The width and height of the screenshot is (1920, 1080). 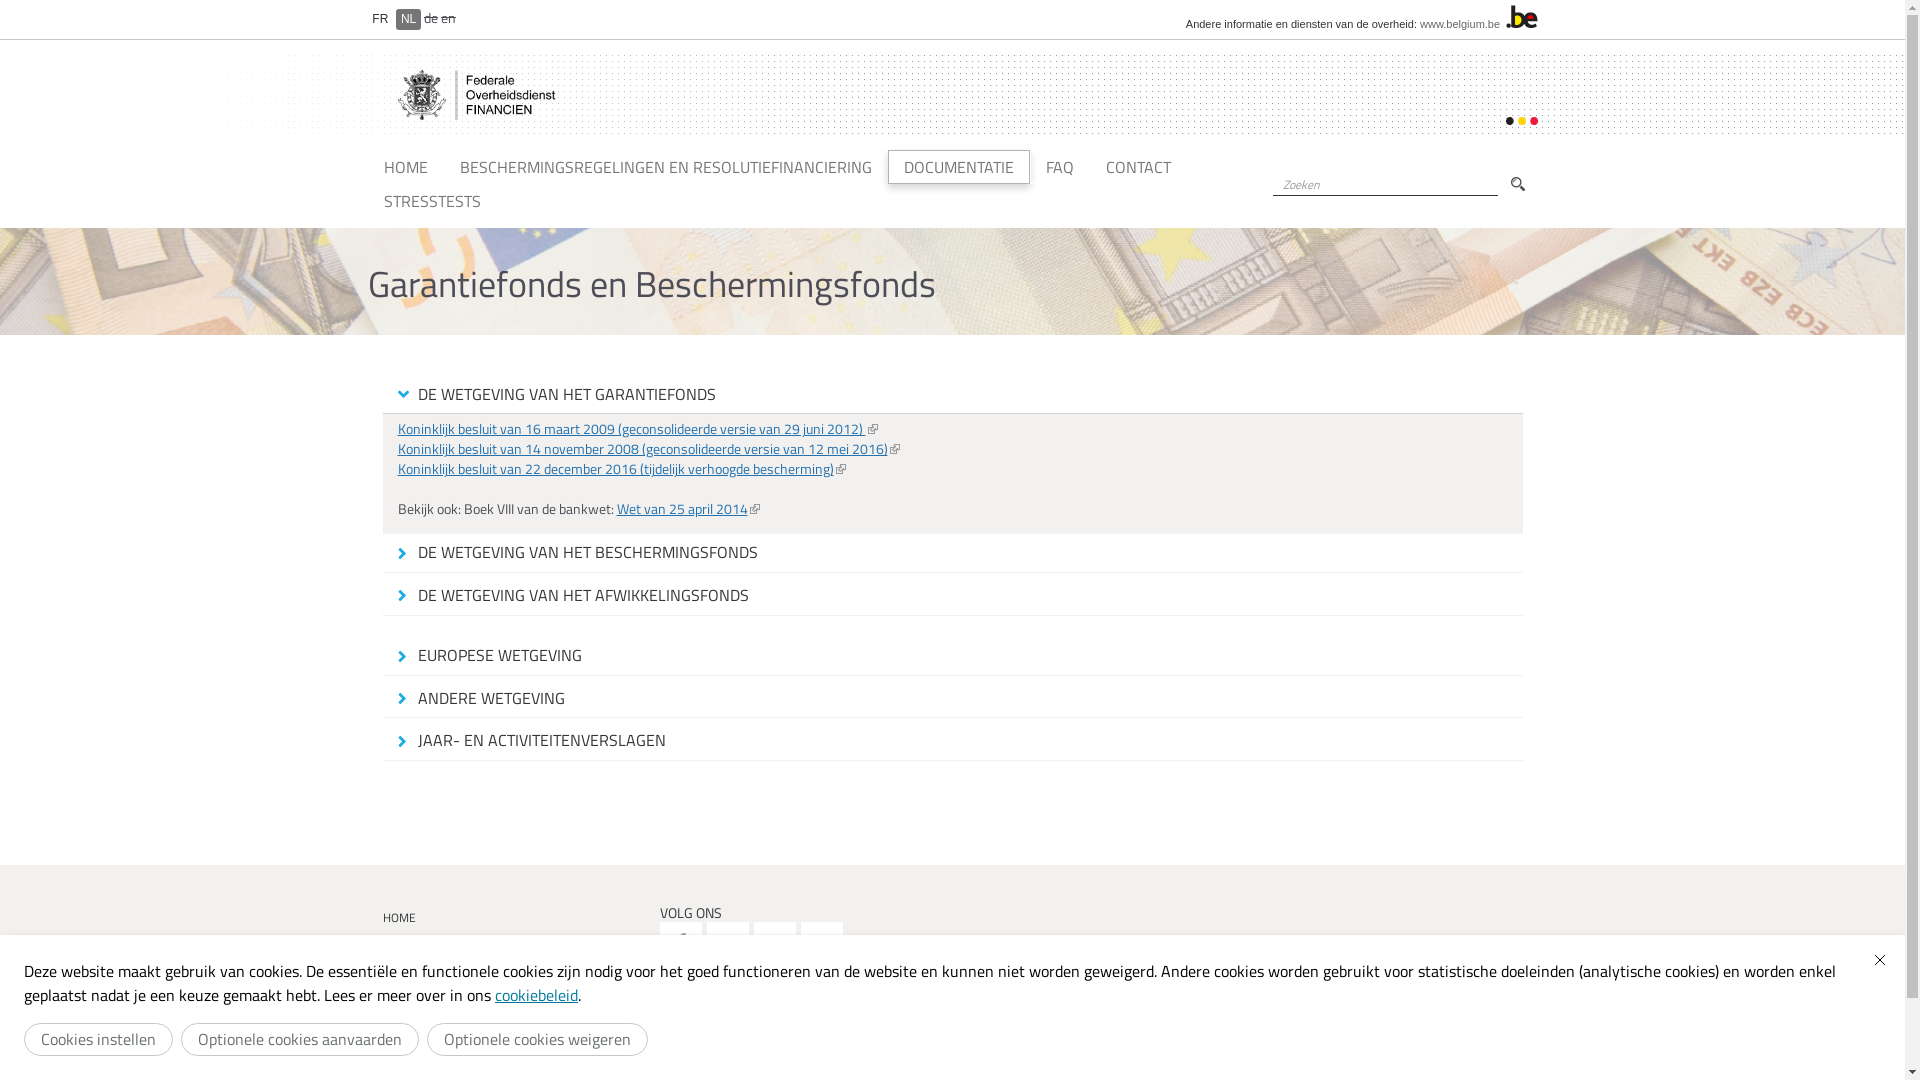 What do you see at coordinates (23, 0) in the screenshot?
I see `'Skip to main content'` at bounding box center [23, 0].